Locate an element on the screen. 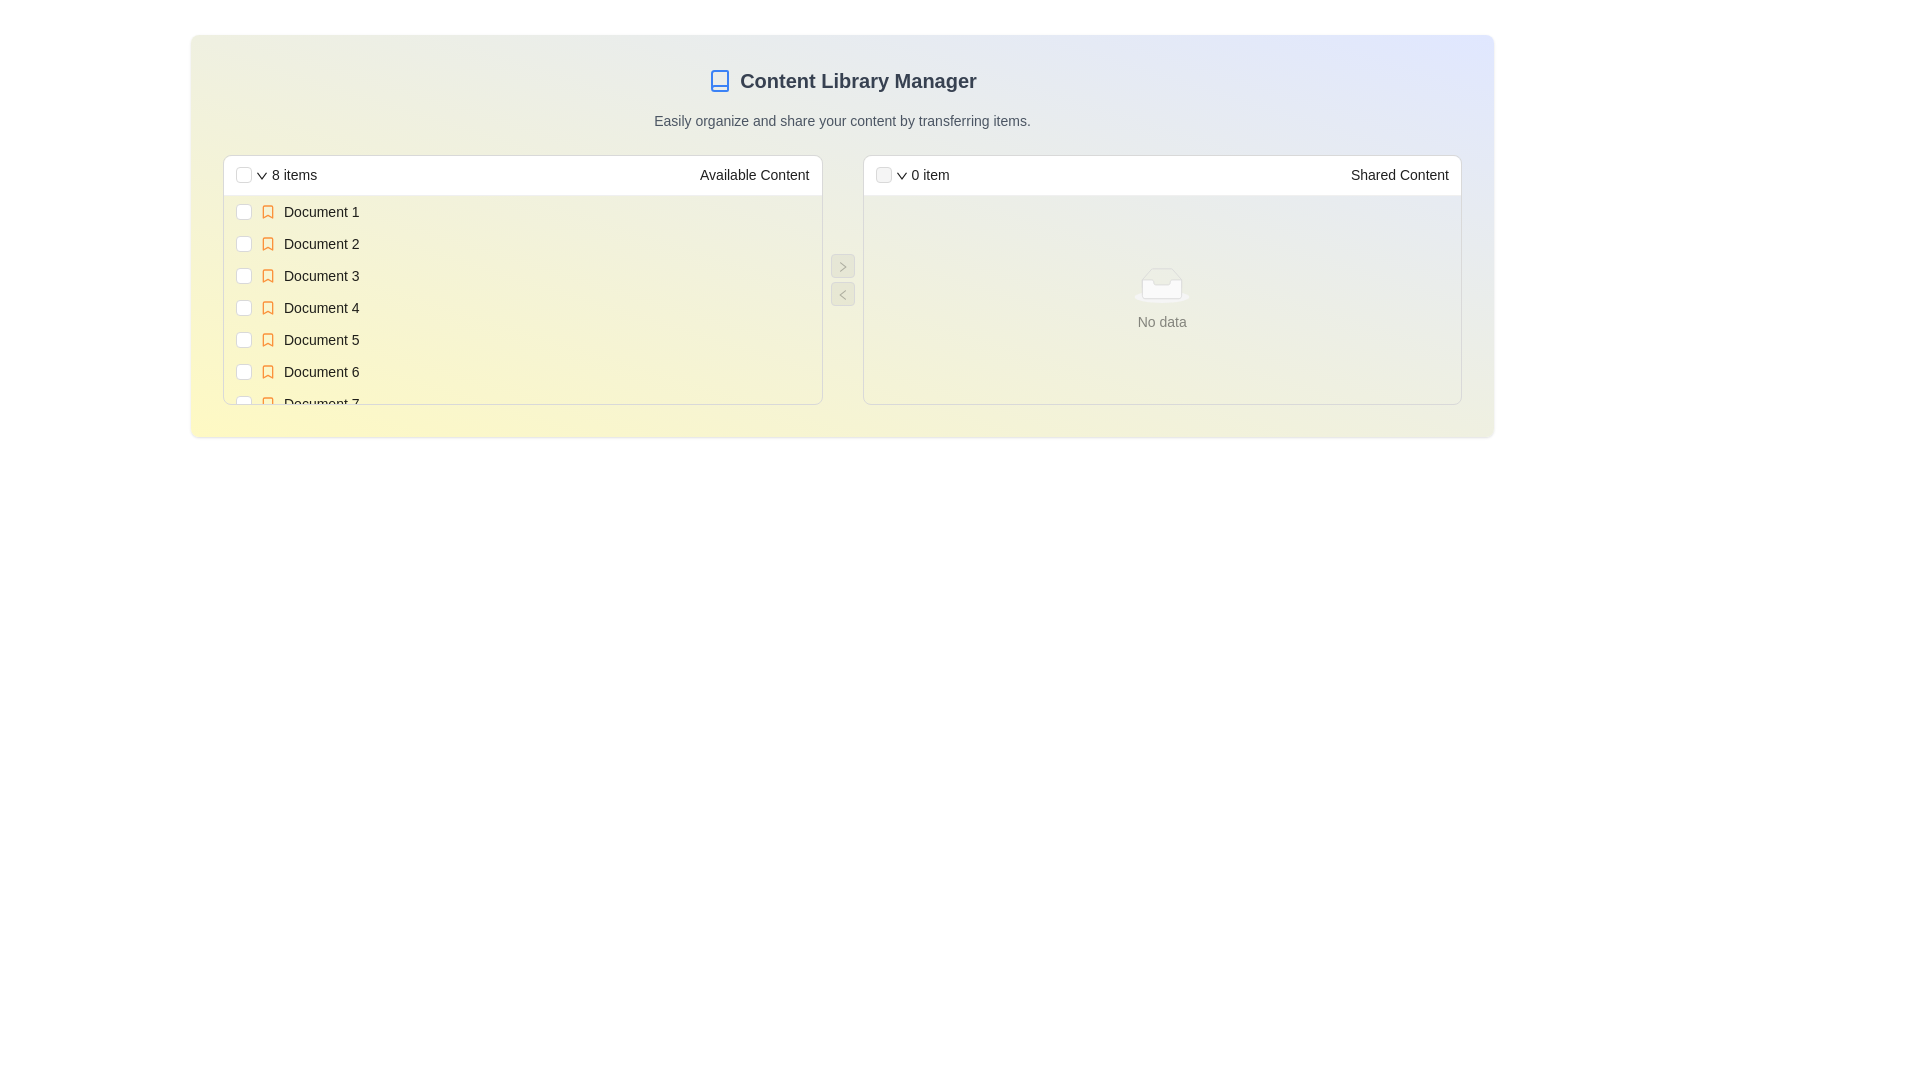  the state of the bookmark icon (svg) located to the left of 'Document 3' in the left panel, which serves as a visual indicator for marking or saving items is located at coordinates (267, 276).